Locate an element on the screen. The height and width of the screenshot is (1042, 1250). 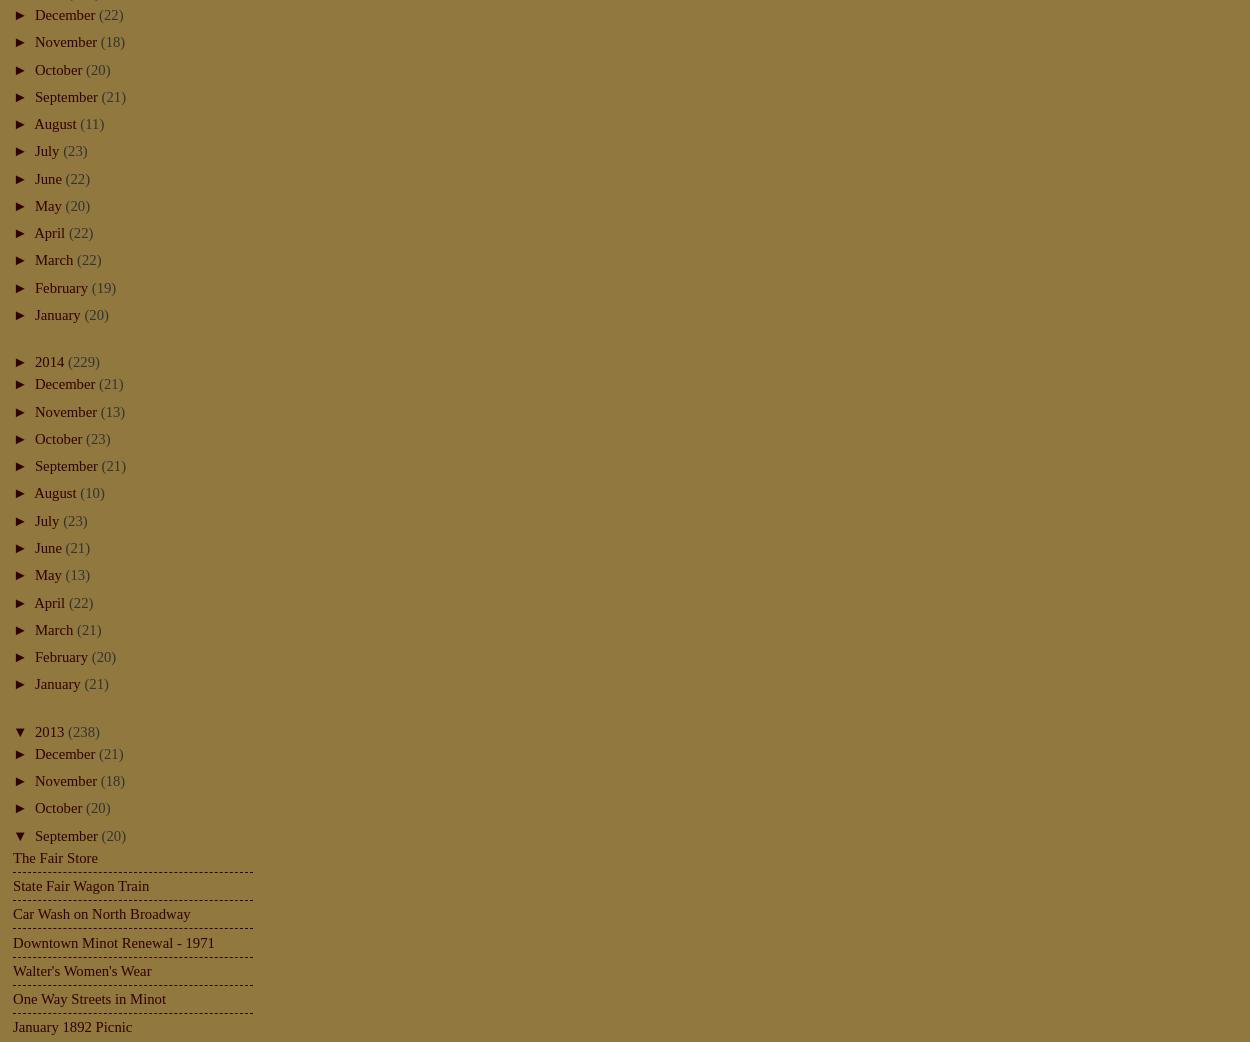
'January 1892 Picnic' is located at coordinates (71, 1026).